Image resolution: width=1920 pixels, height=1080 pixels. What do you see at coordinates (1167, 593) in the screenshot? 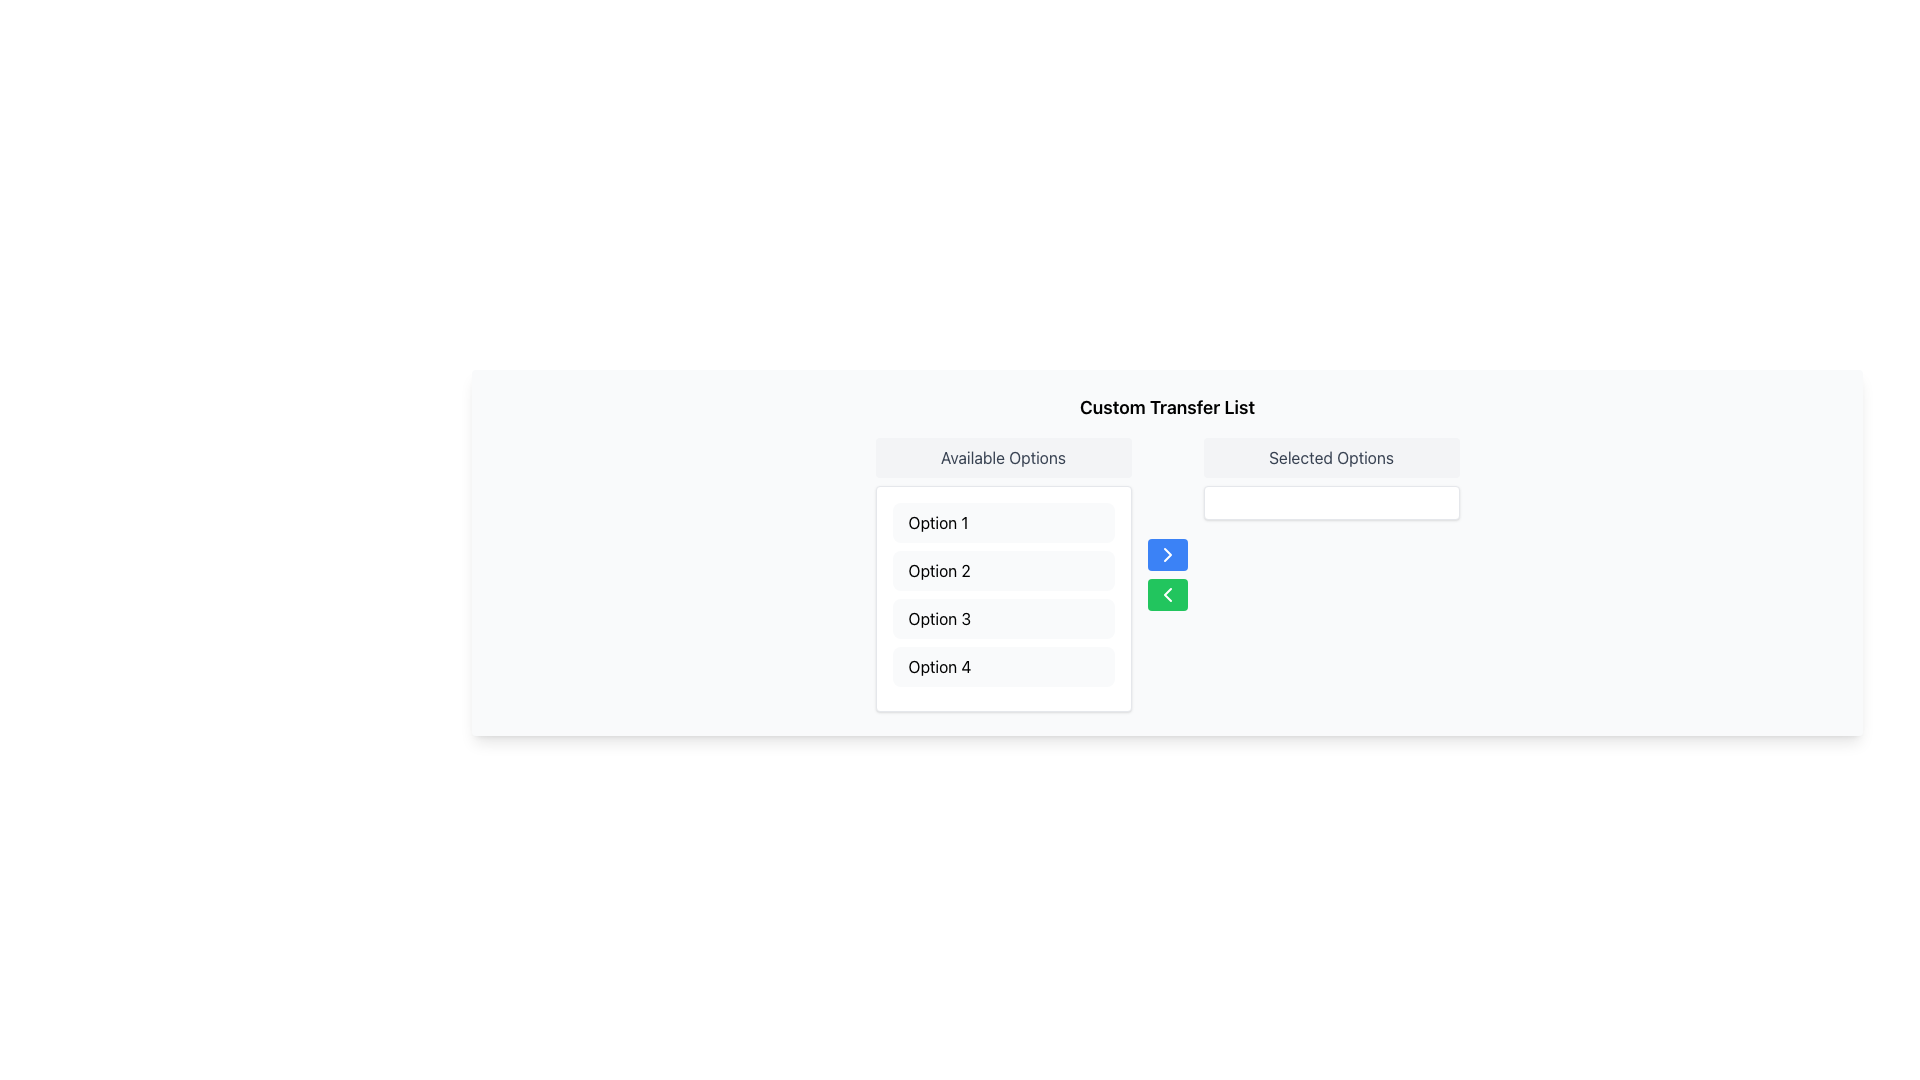
I see `the left-pointing chevron arrow icon button with a green circular background, located below the right-pointing arrow button in the transfer list interface` at bounding box center [1167, 593].